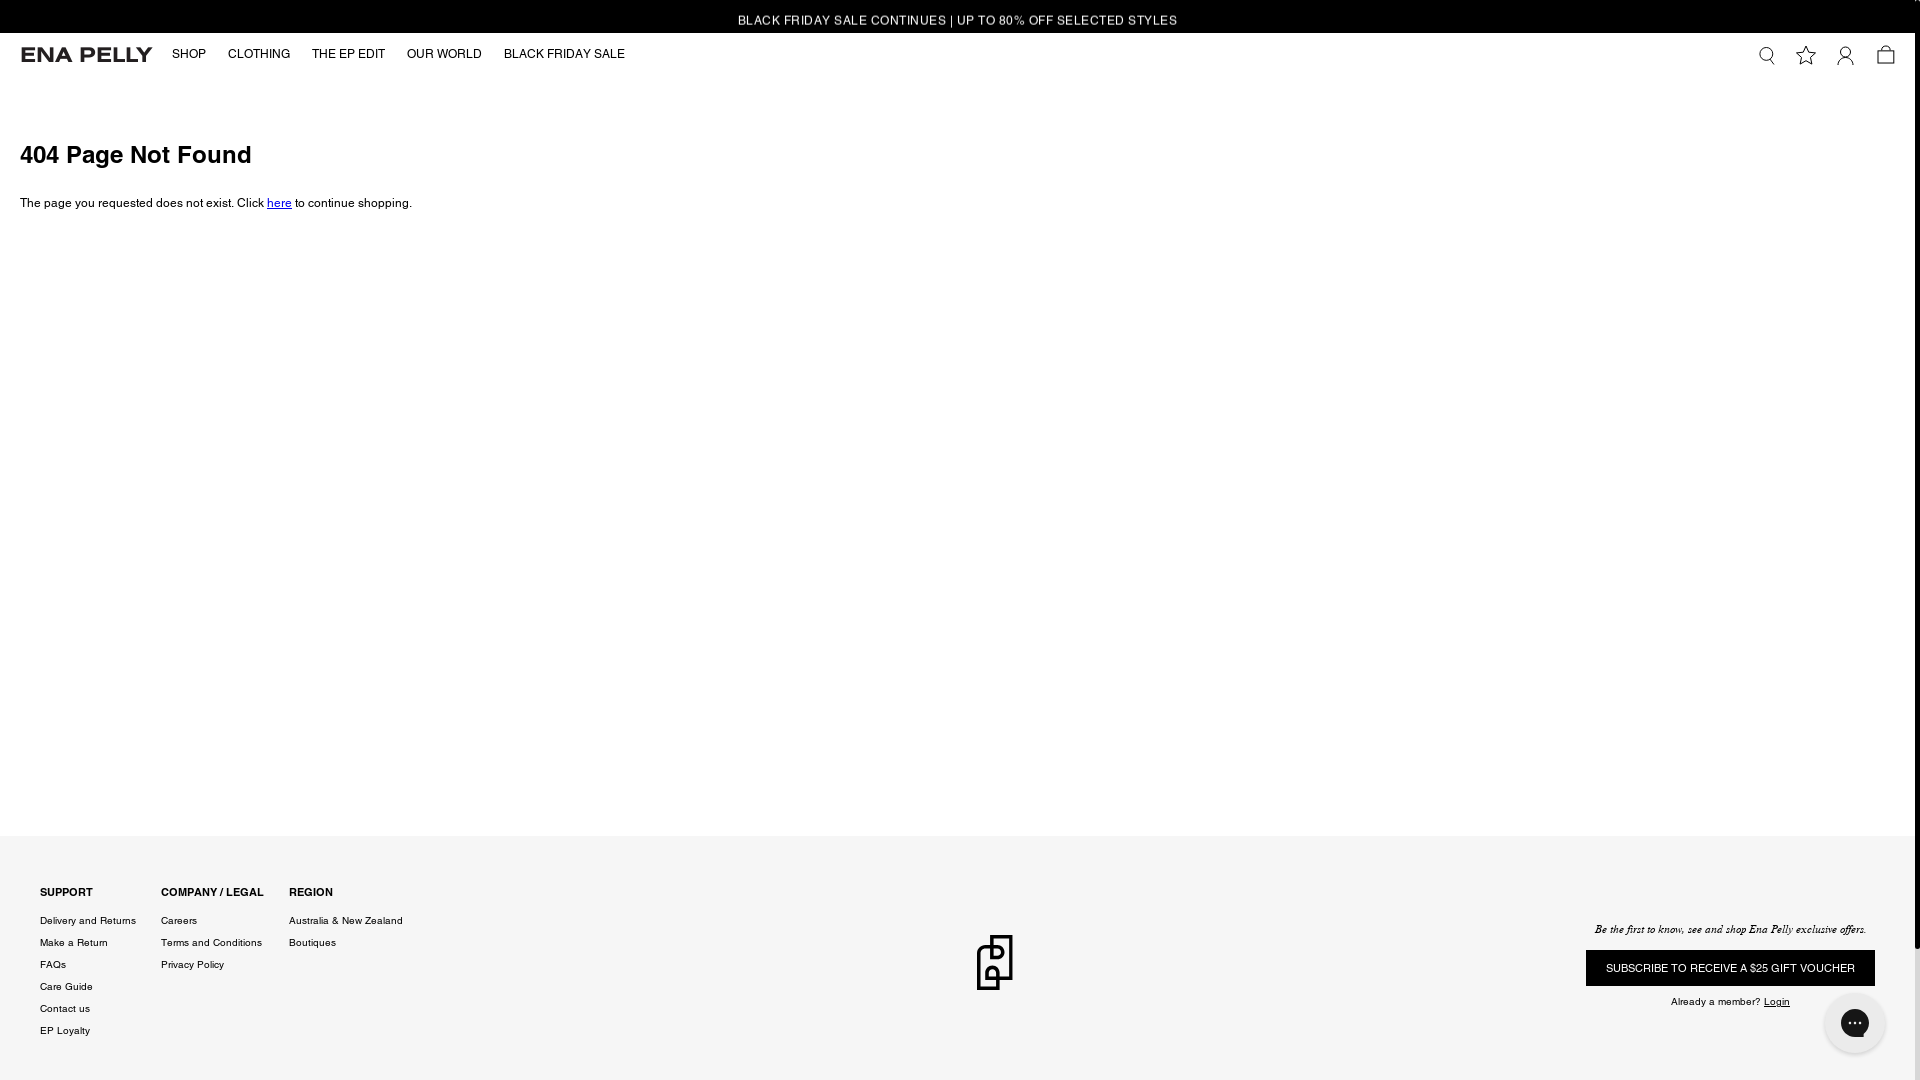 The image size is (1920, 1080). I want to click on 'Terms and Conditions', so click(211, 942).